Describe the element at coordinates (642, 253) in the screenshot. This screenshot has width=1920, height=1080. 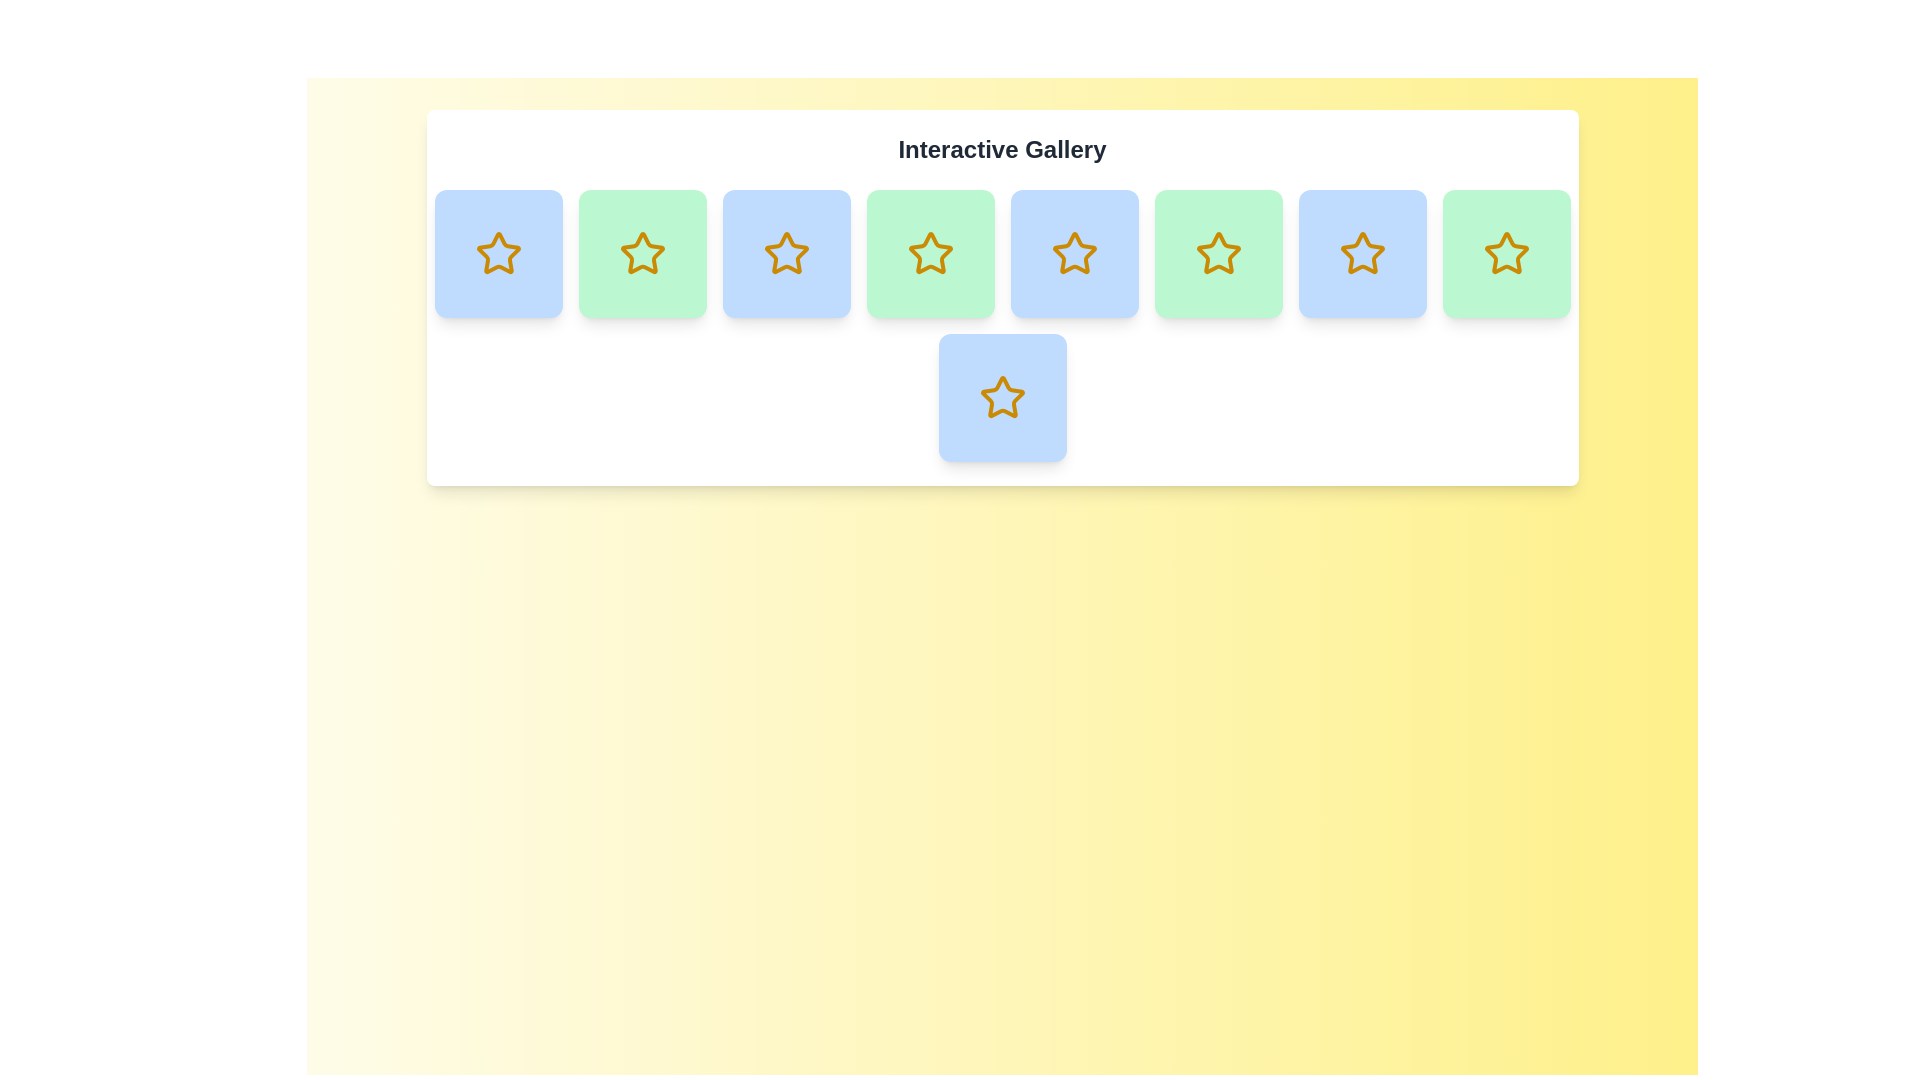
I see `the star-shaped icon with a golden-yellow outline, located in the second position of a horizontal gallery layout with a light green background` at that location.